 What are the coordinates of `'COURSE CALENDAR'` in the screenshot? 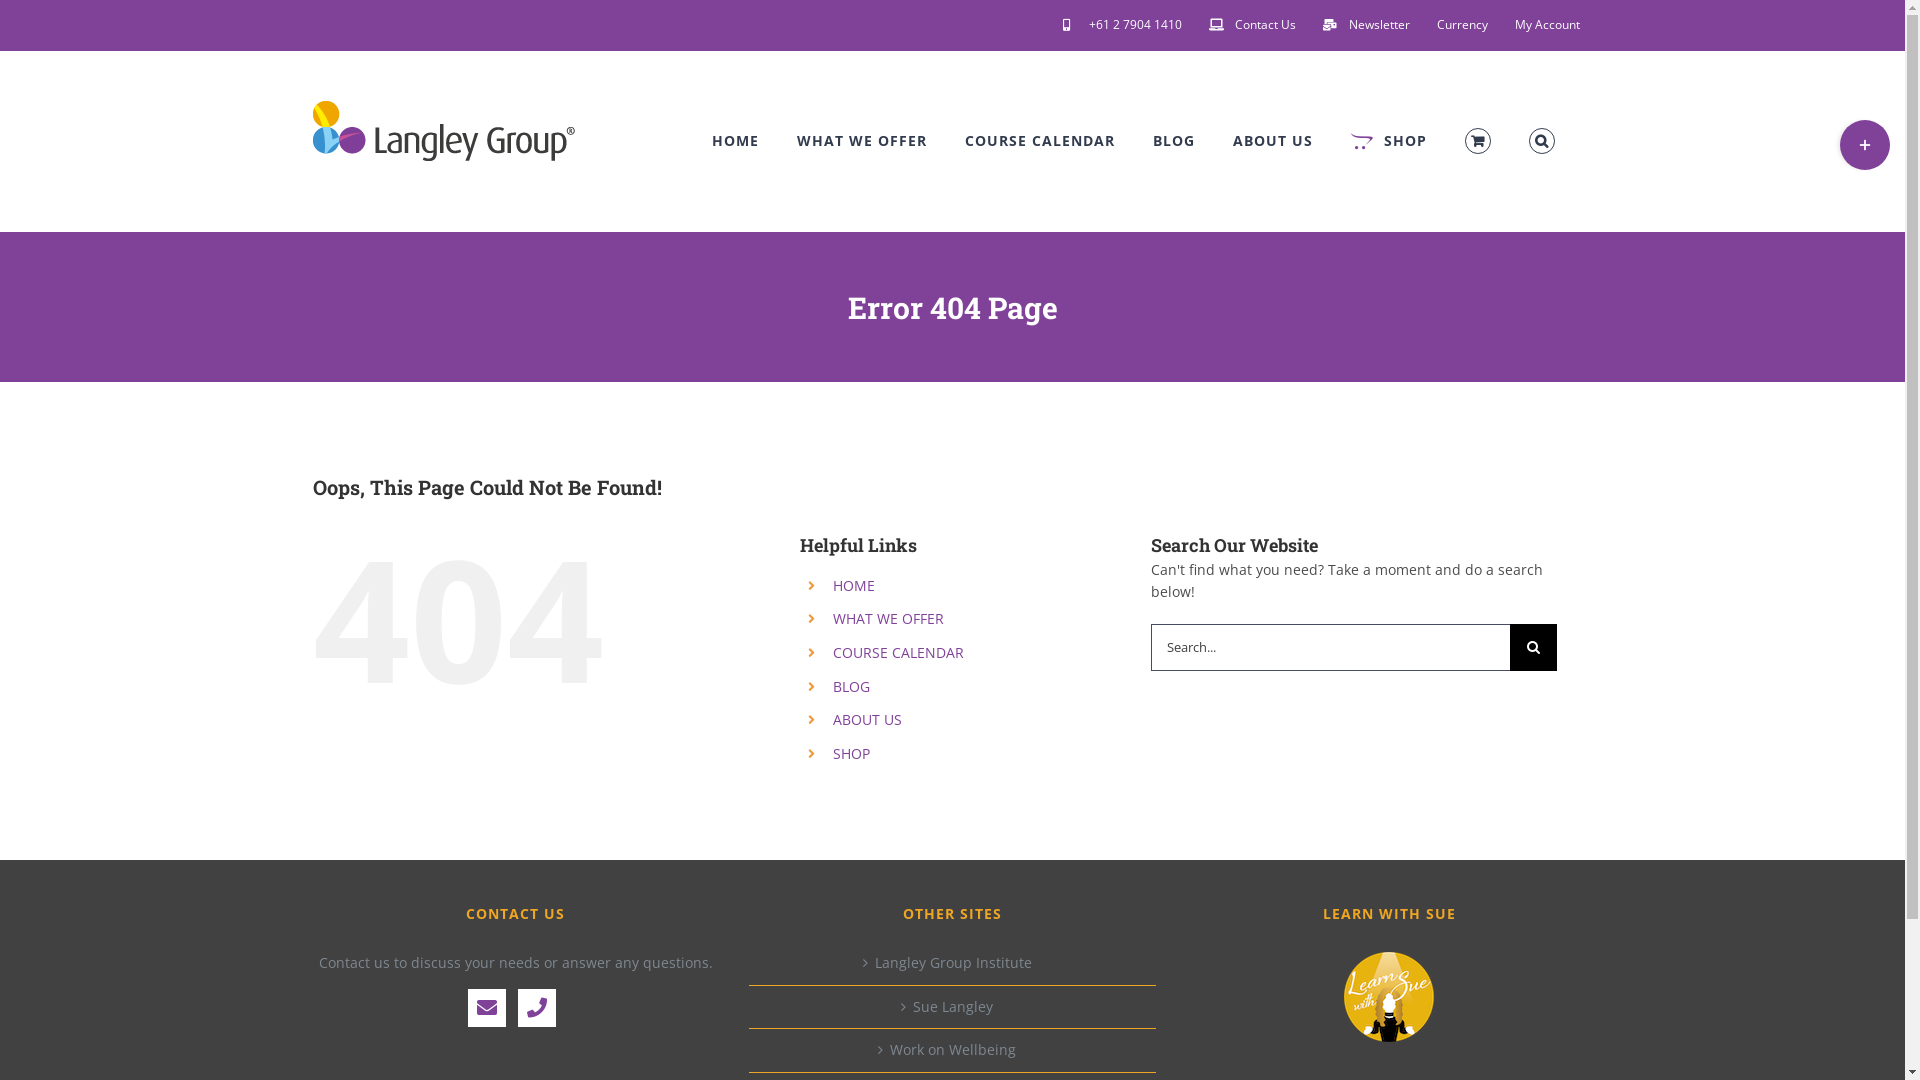 It's located at (964, 140).